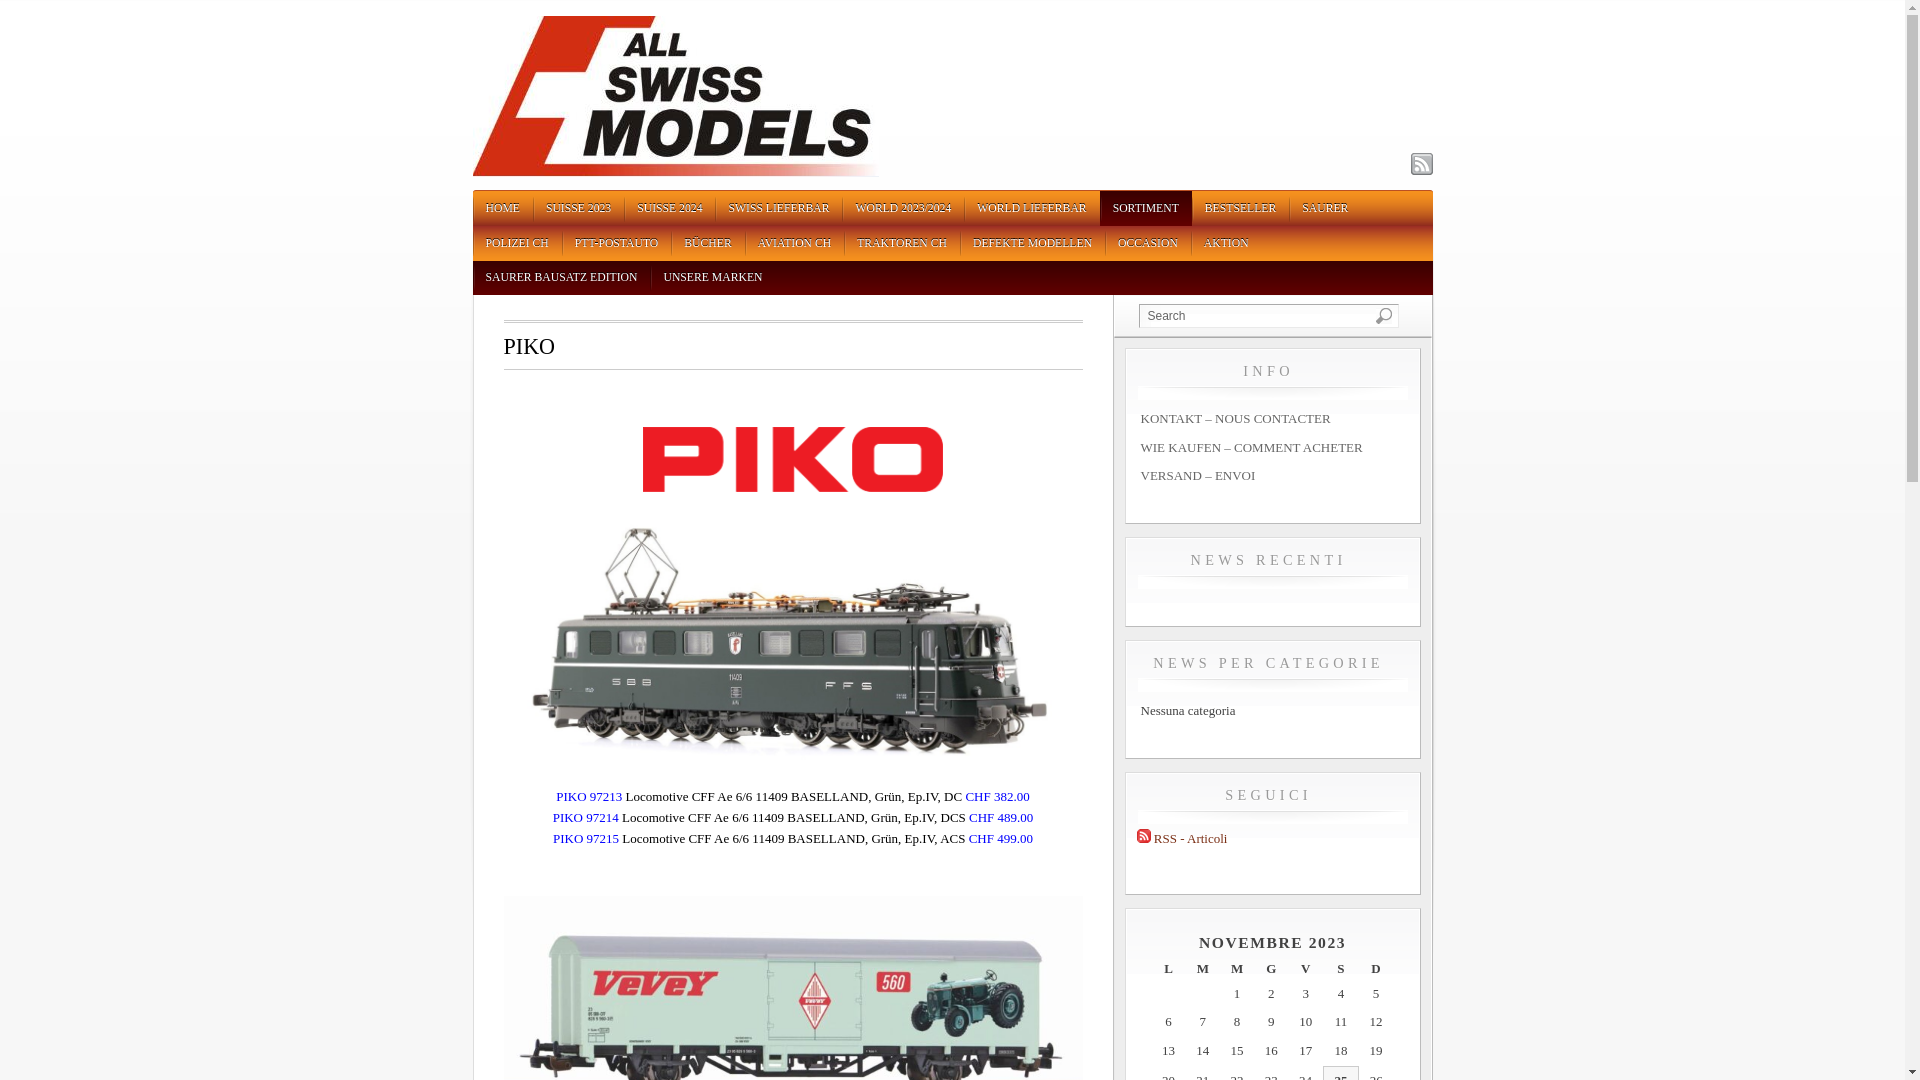 The height and width of the screenshot is (1080, 1920). I want to click on 'AKTION', so click(1225, 242).